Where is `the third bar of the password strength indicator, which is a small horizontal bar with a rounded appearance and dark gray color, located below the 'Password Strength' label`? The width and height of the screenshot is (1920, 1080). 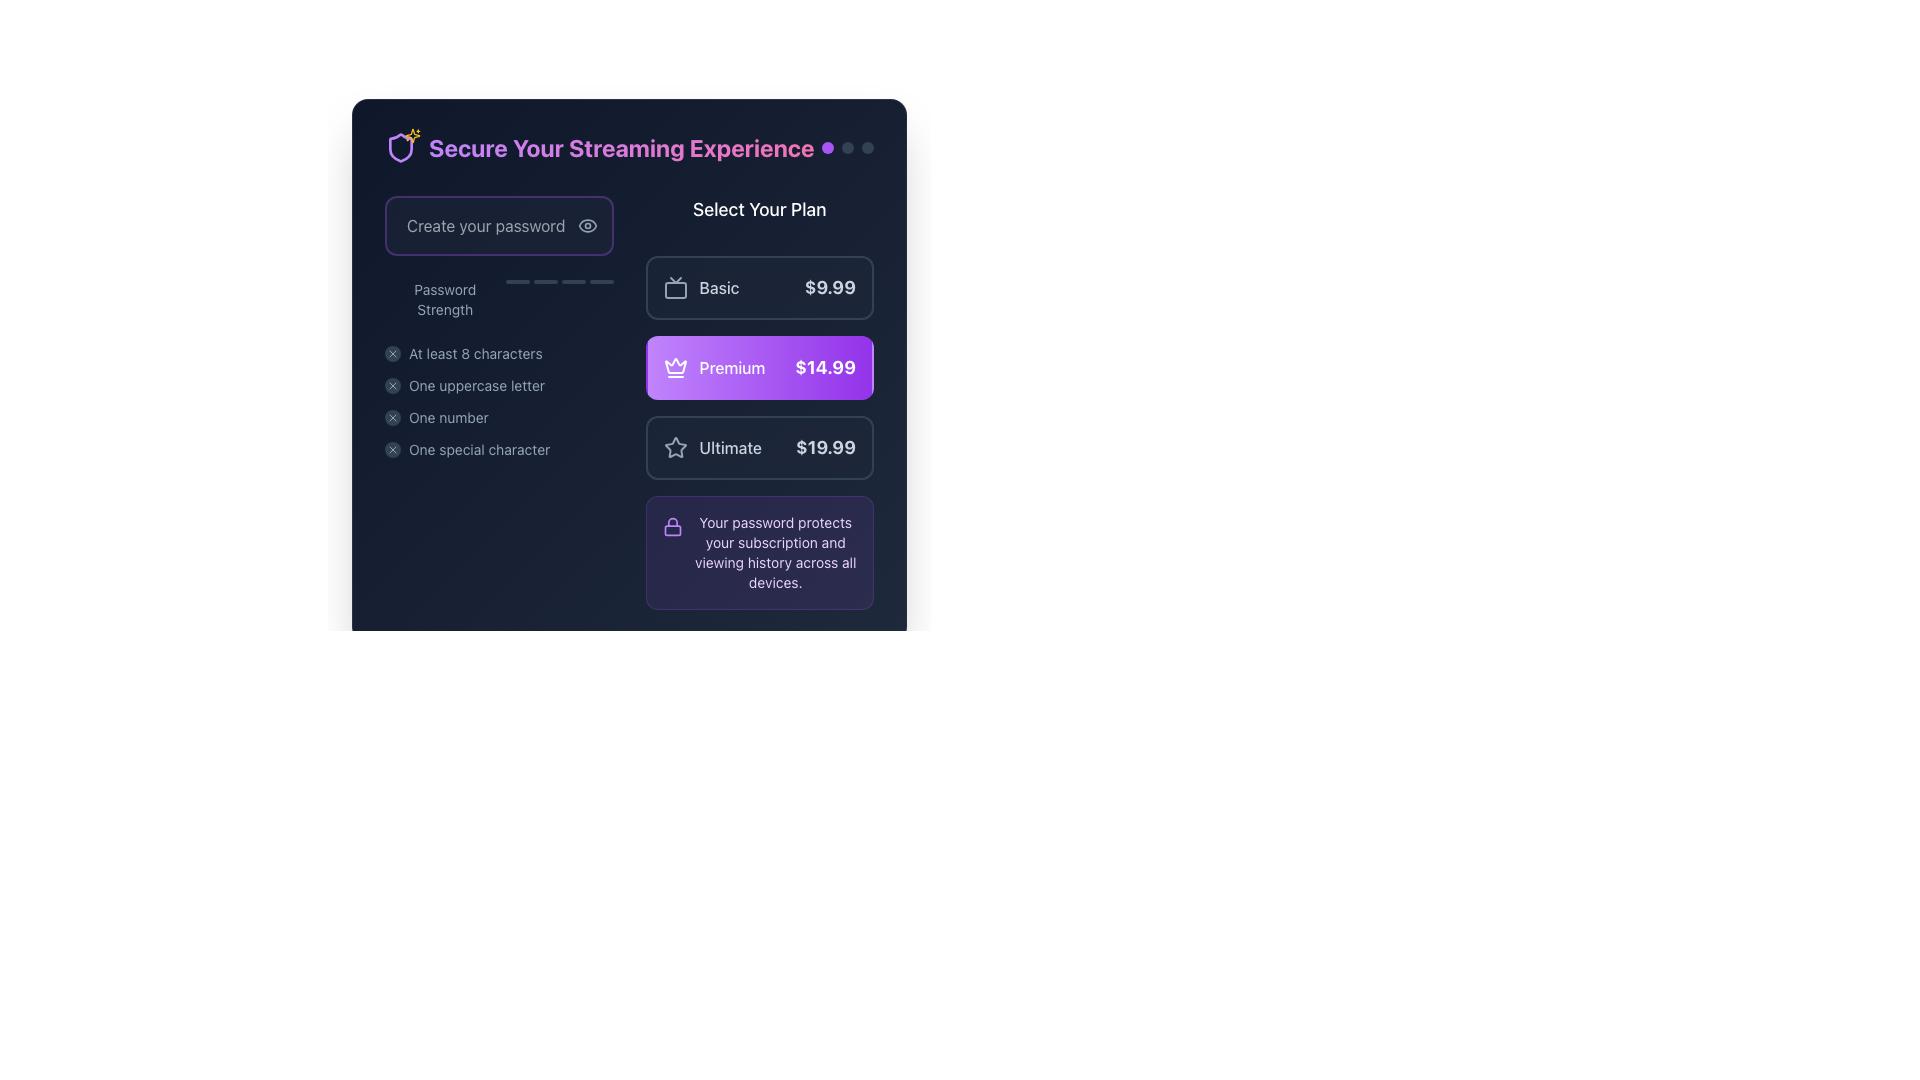 the third bar of the password strength indicator, which is a small horizontal bar with a rounded appearance and dark gray color, located below the 'Password Strength' label is located at coordinates (572, 281).